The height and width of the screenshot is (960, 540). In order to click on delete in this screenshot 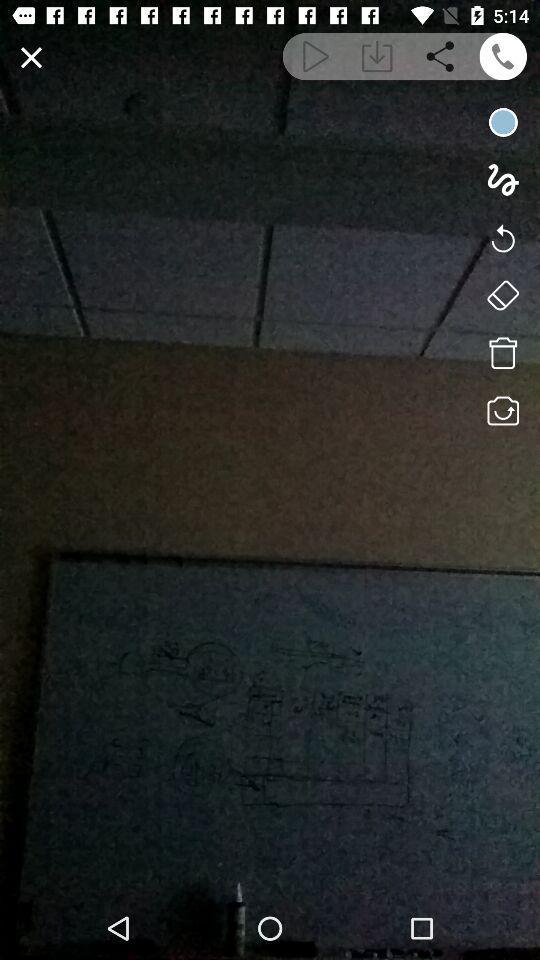, I will do `click(502, 353)`.